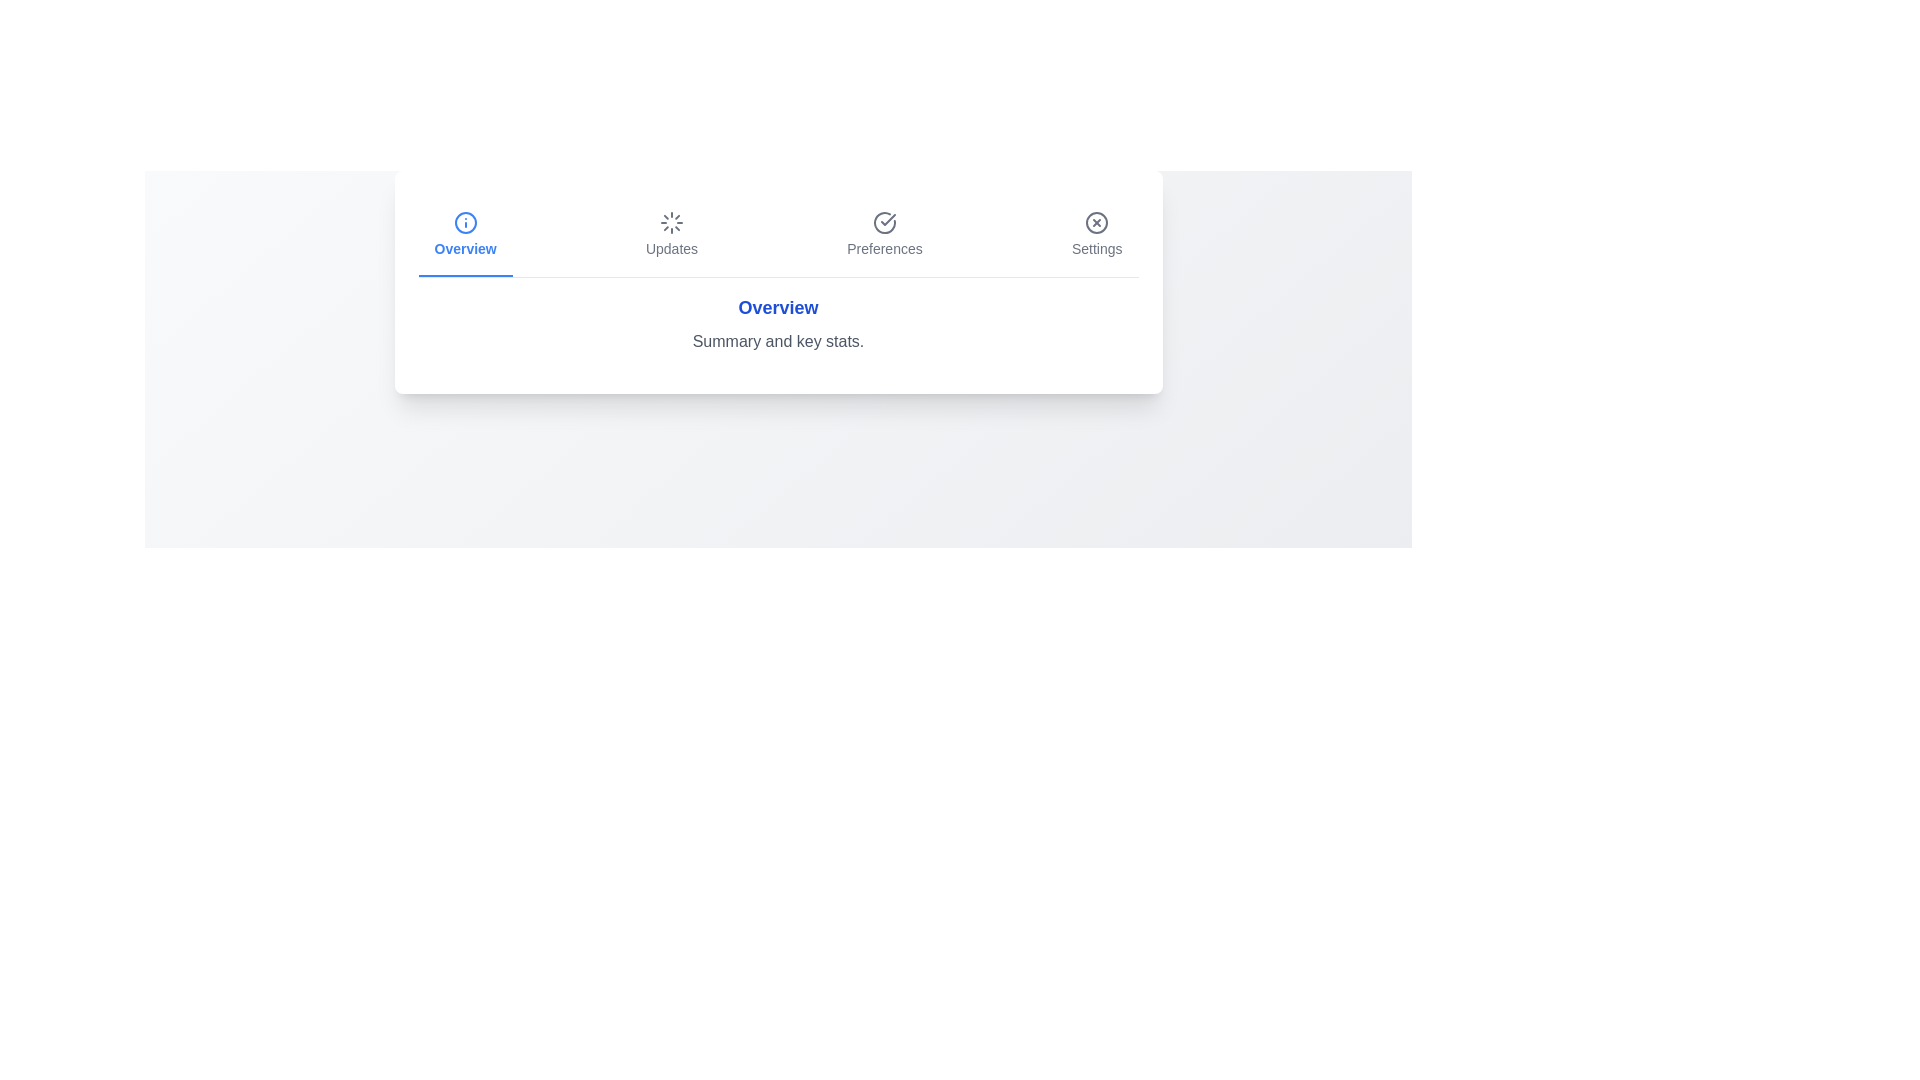 This screenshot has height=1080, width=1920. I want to click on the tab labeled Overview, so click(464, 234).